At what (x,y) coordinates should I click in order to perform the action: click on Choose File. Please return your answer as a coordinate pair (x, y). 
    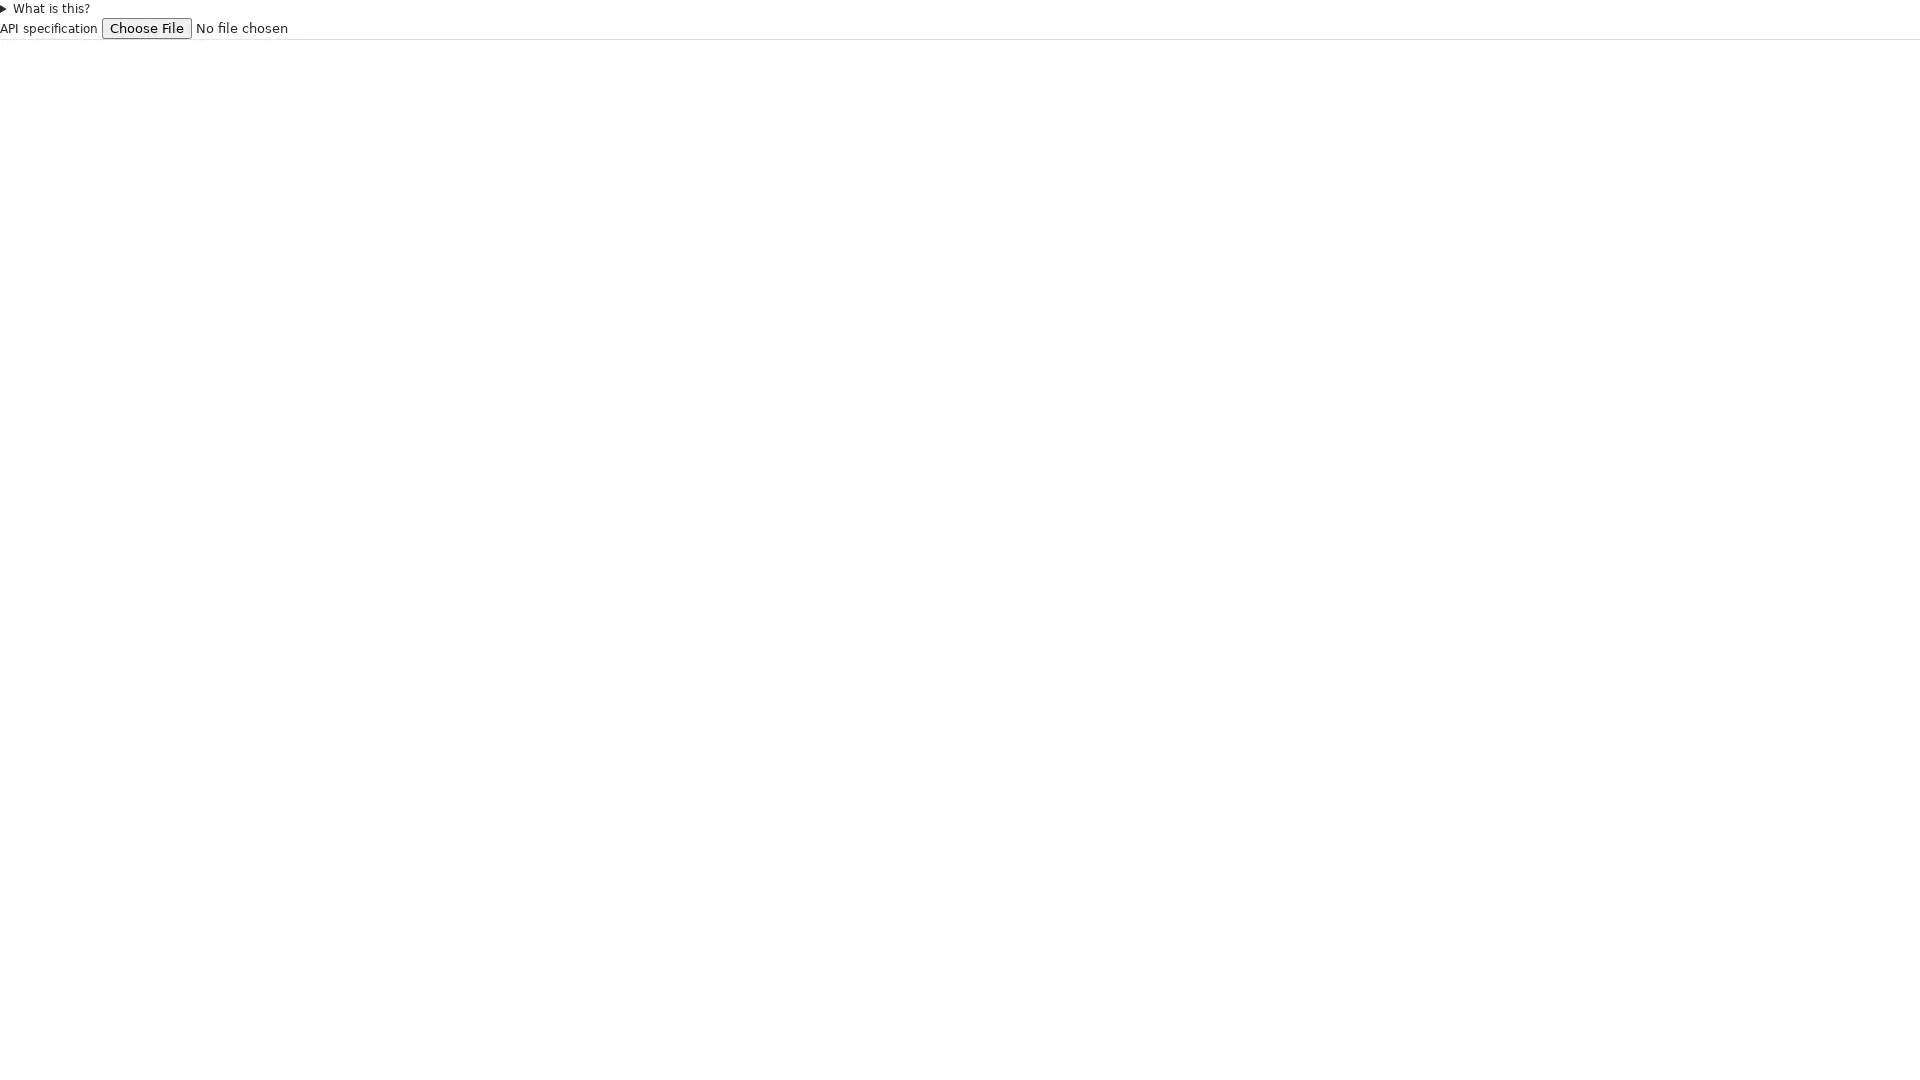
    Looking at the image, I should click on (146, 28).